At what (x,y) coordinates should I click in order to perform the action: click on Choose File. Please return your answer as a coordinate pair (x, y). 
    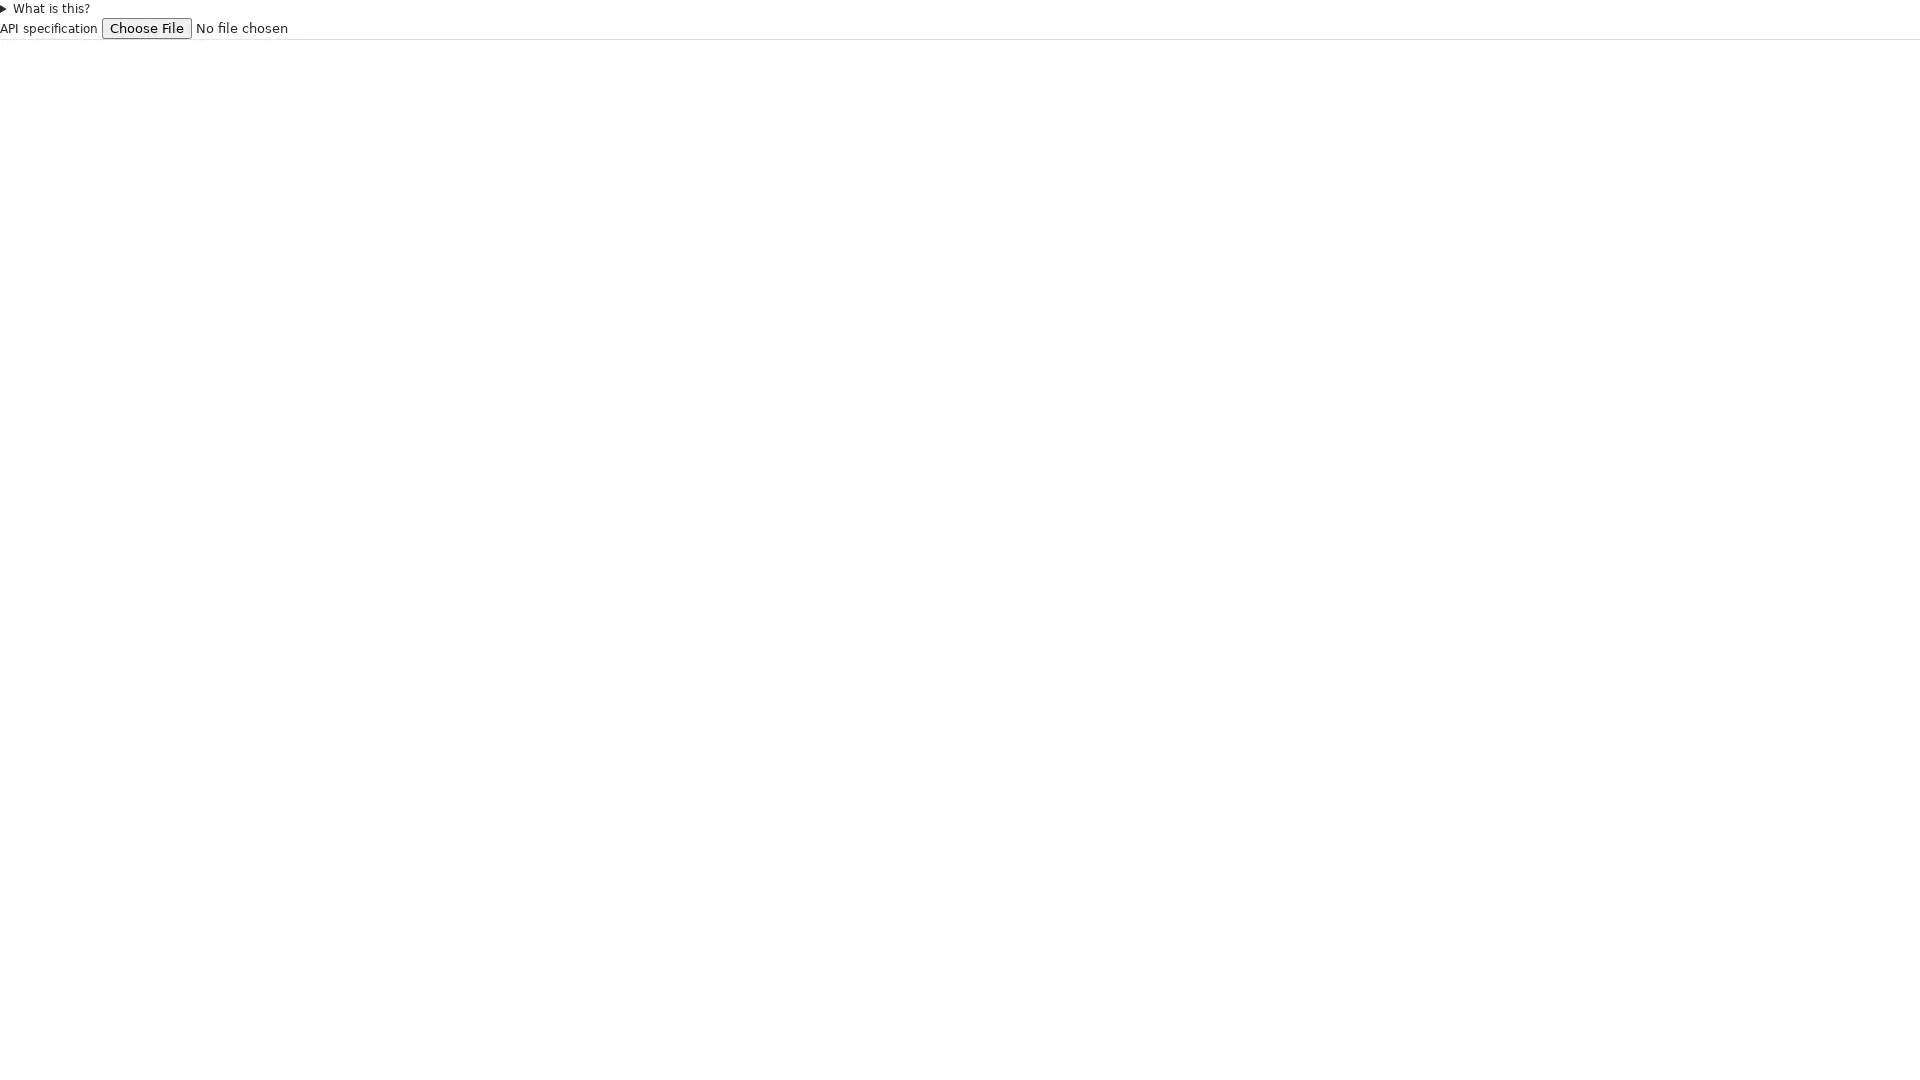
    Looking at the image, I should click on (146, 28).